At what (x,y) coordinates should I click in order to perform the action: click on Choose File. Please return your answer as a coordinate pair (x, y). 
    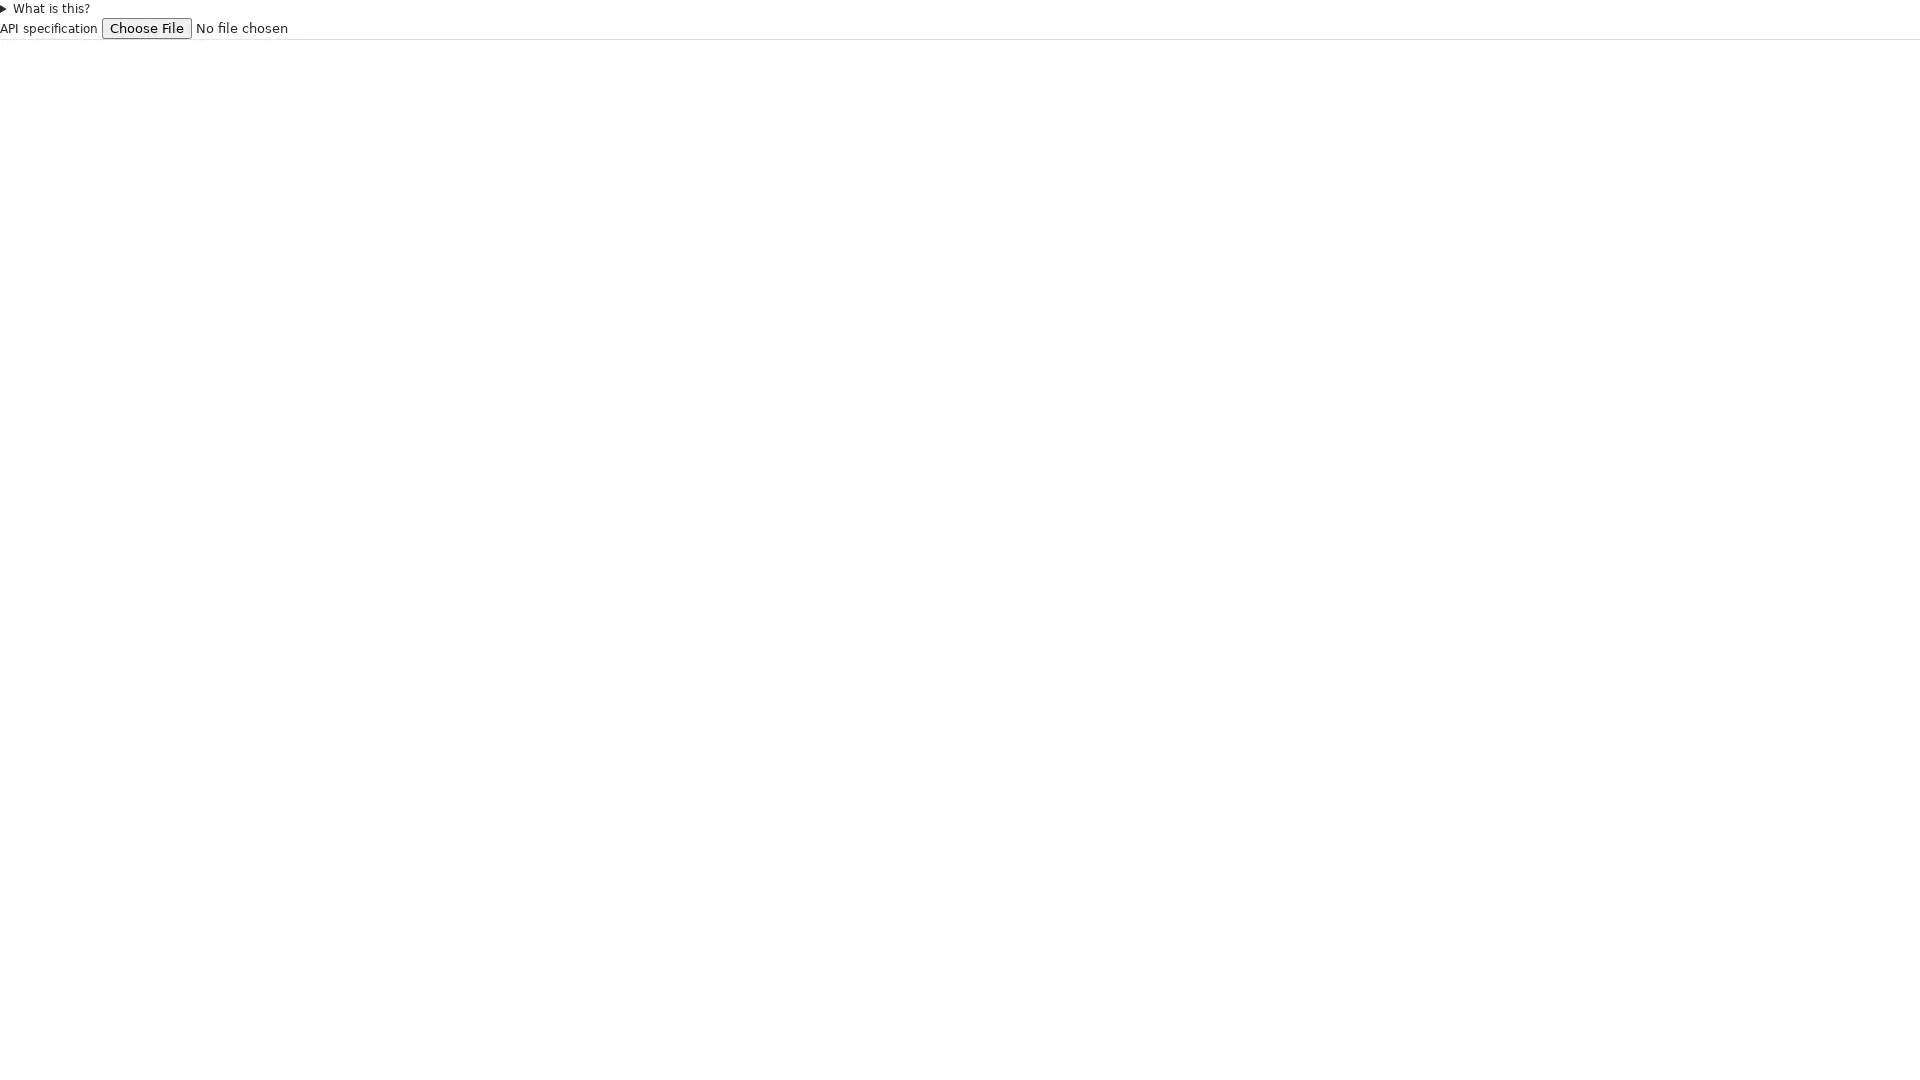
    Looking at the image, I should click on (146, 28).